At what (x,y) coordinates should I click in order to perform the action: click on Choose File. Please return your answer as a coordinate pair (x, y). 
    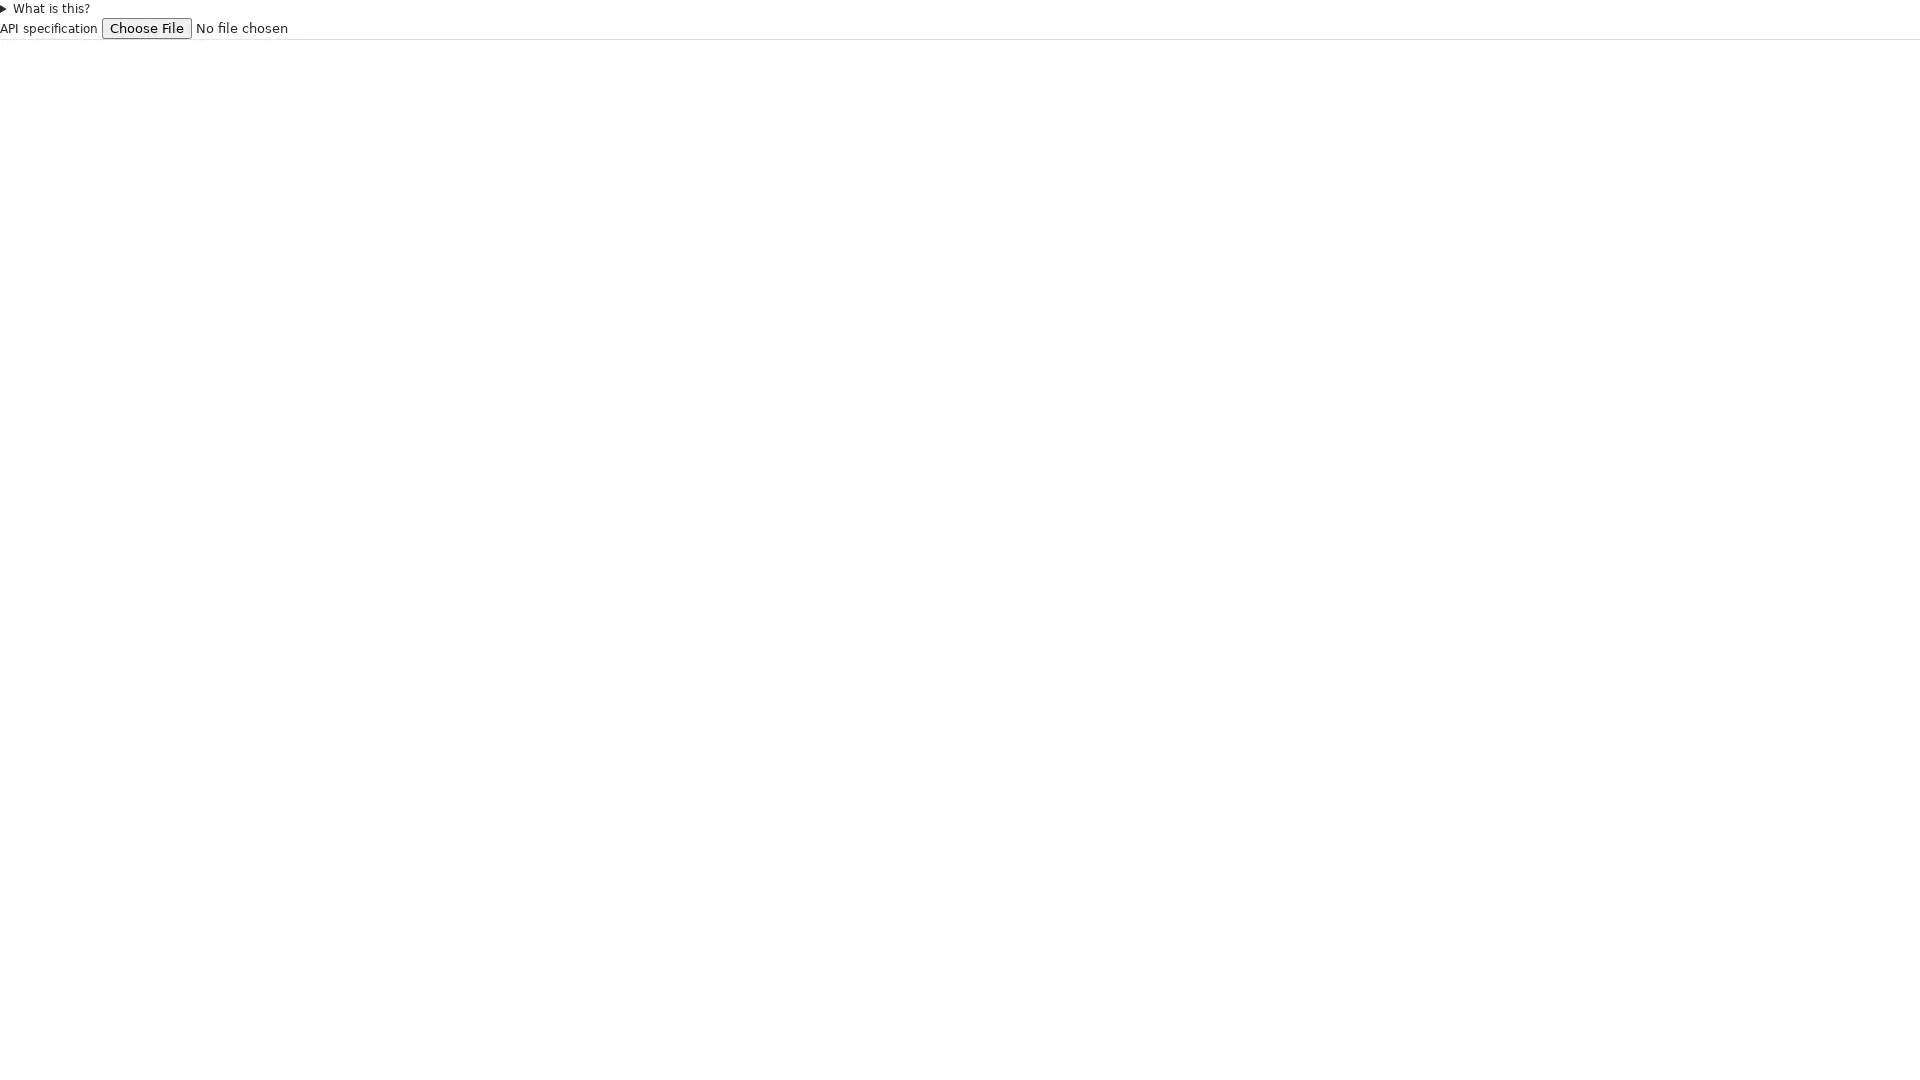
    Looking at the image, I should click on (146, 28).